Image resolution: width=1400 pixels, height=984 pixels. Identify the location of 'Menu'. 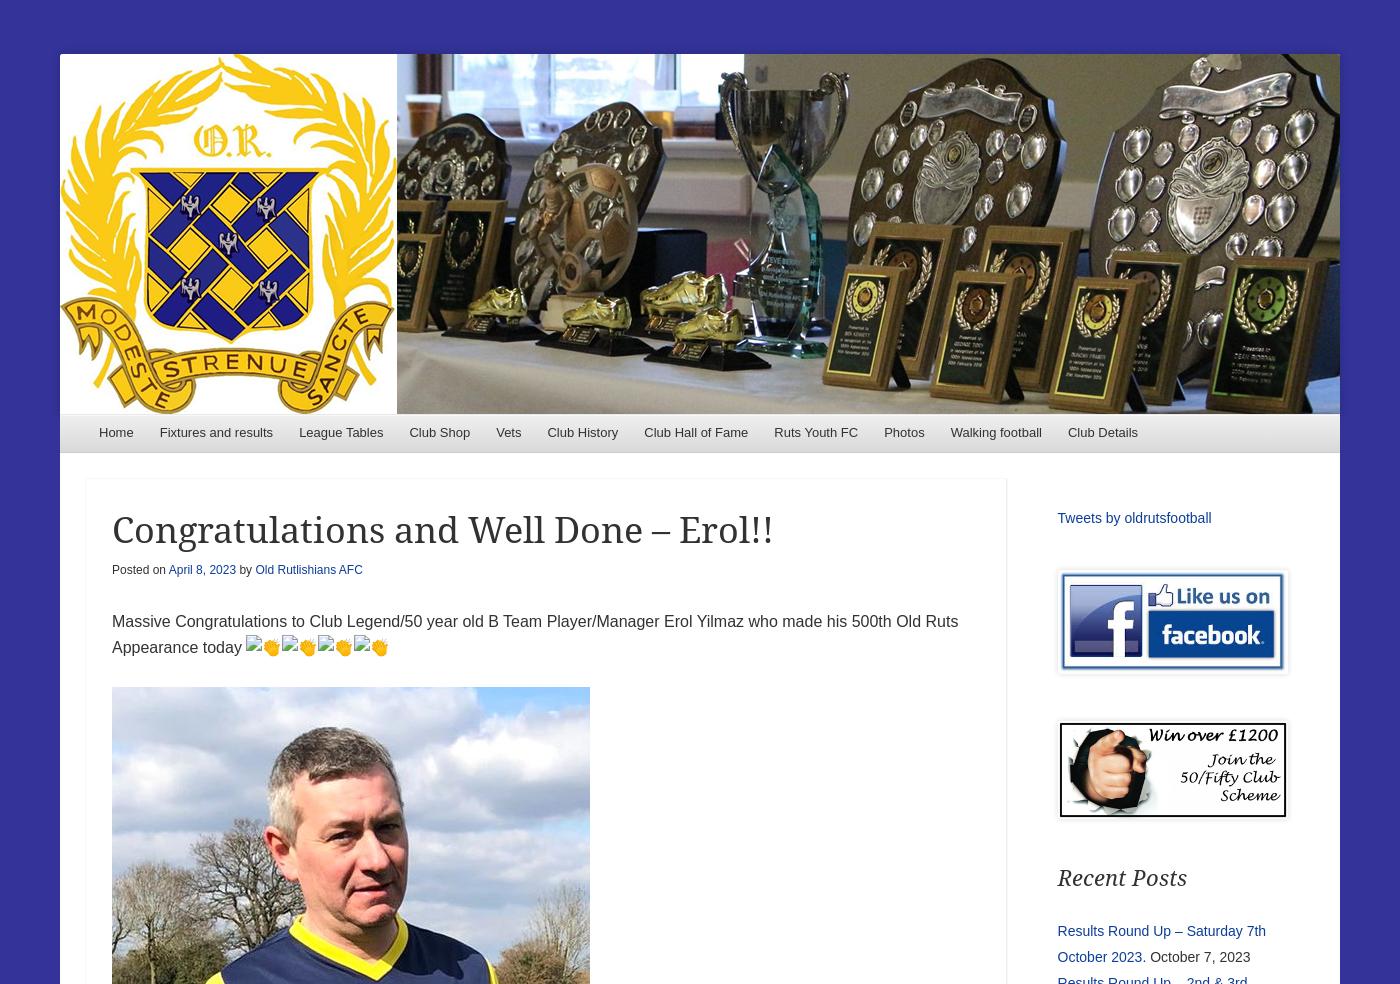
(126, 439).